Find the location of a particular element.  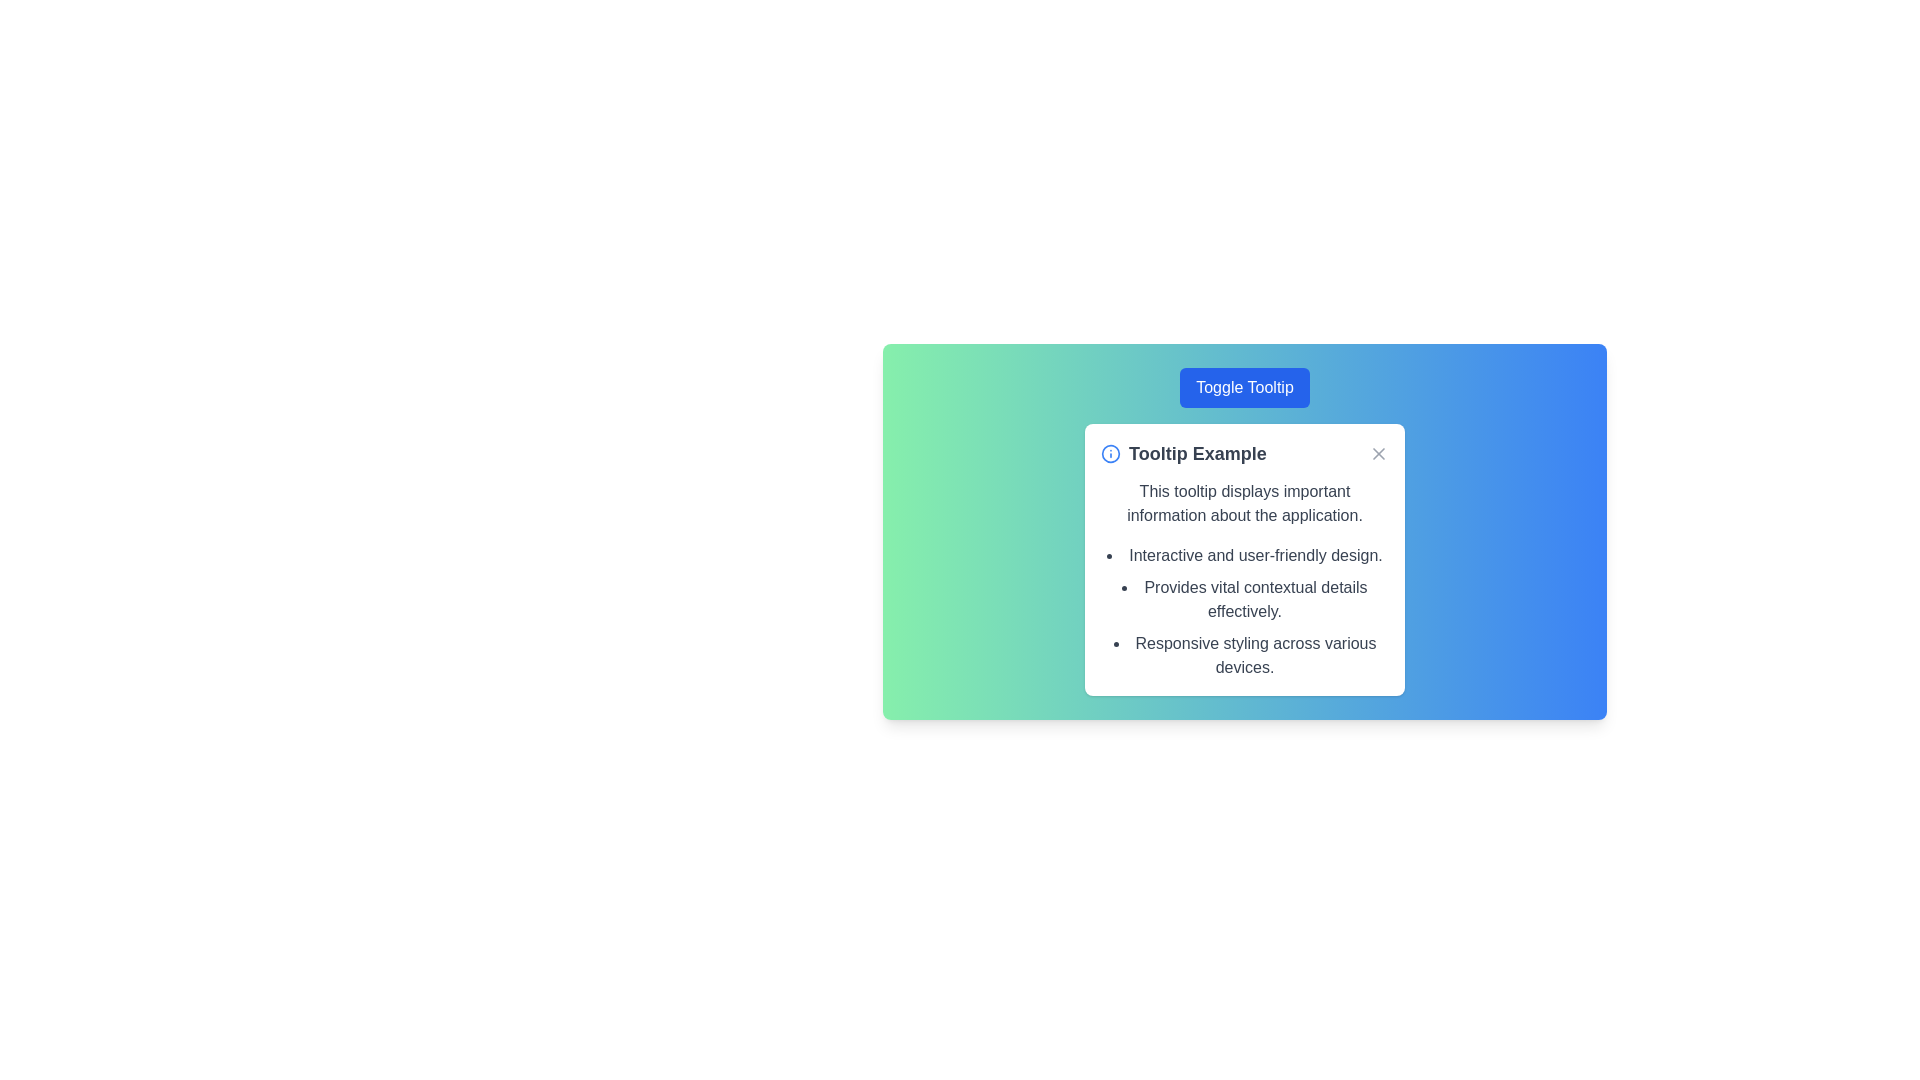

the blue and white outlined SVG Circle Graphic located in the upper-left corner of the tooltip box next to the title text 'Tooltip Example' is located at coordinates (1109, 454).